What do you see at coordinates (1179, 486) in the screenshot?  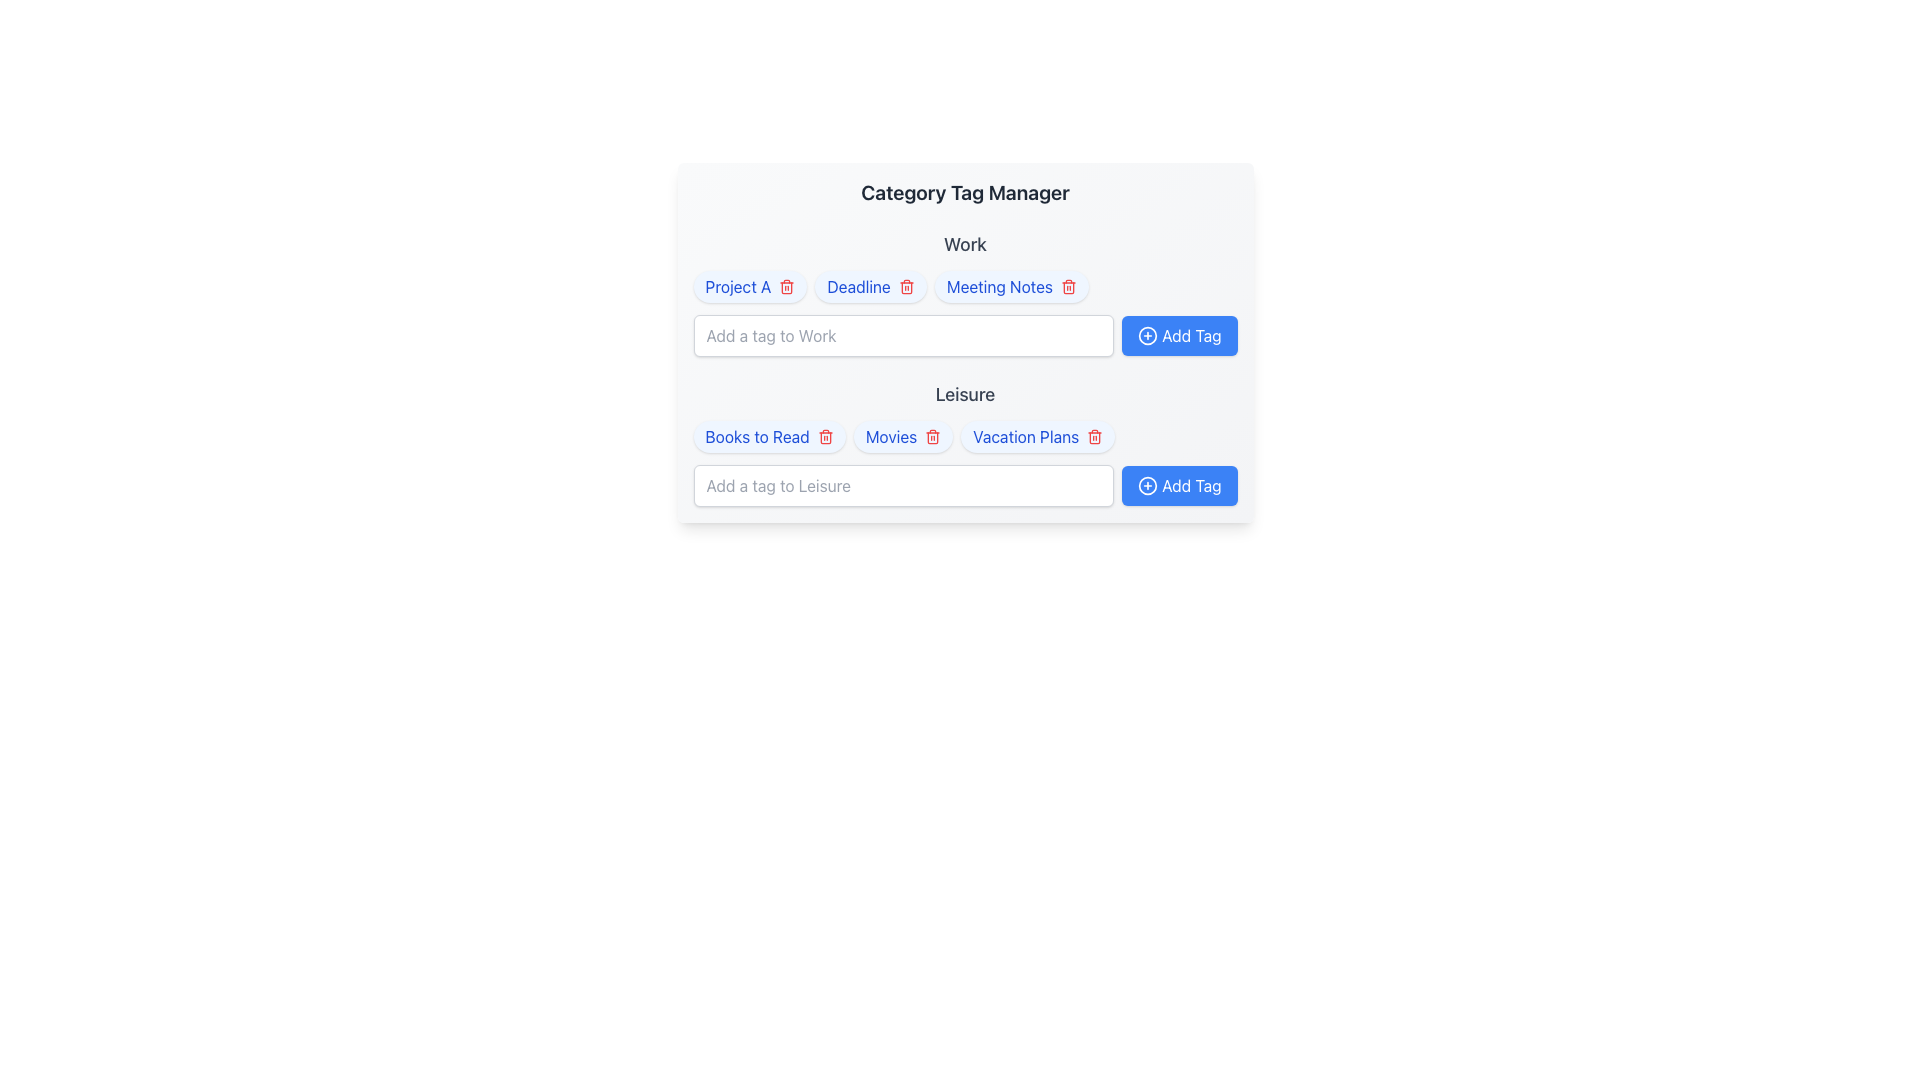 I see `the 'Add Tag' button with a blue background and white text, located at the bottom section of the 'Category Tag Manager' interface, to initiate tag addition` at bounding box center [1179, 486].